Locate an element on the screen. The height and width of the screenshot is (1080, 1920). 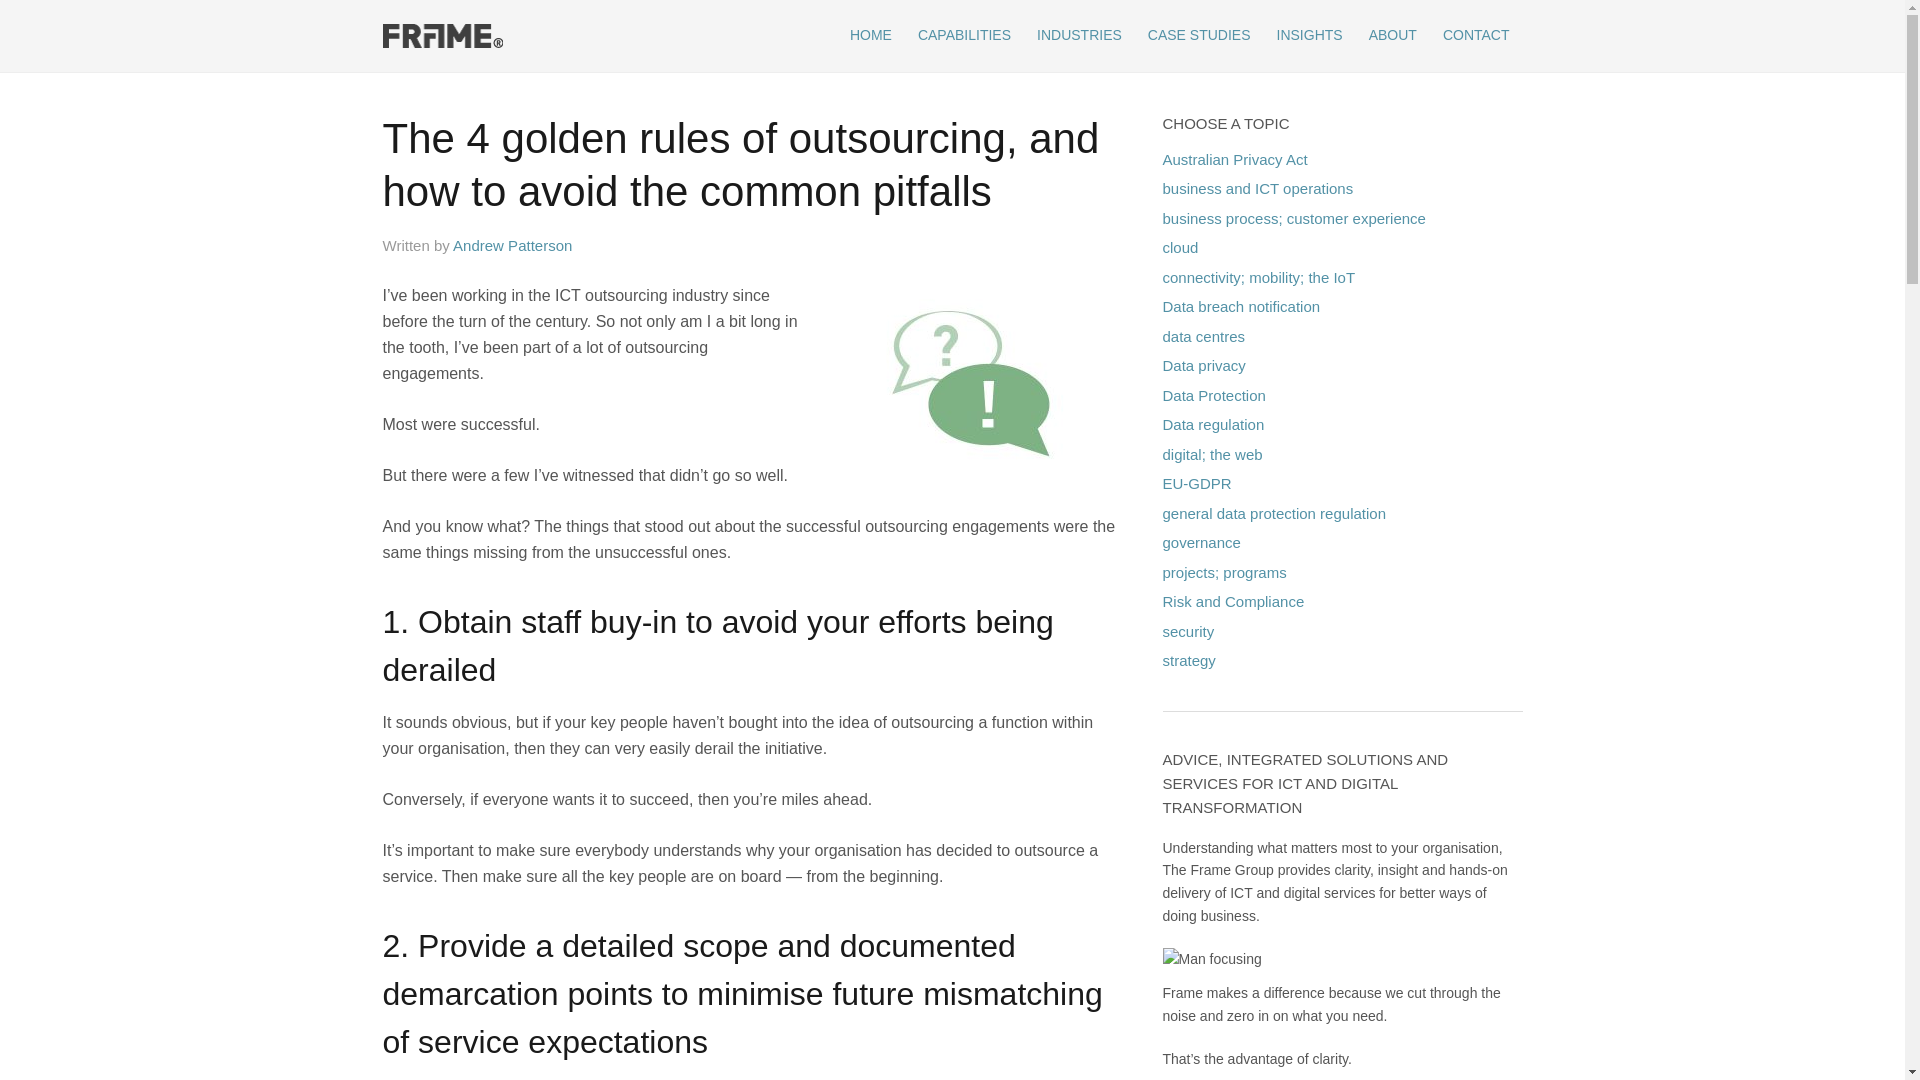
'connectivity; mobility; the IoT' is located at coordinates (1257, 276).